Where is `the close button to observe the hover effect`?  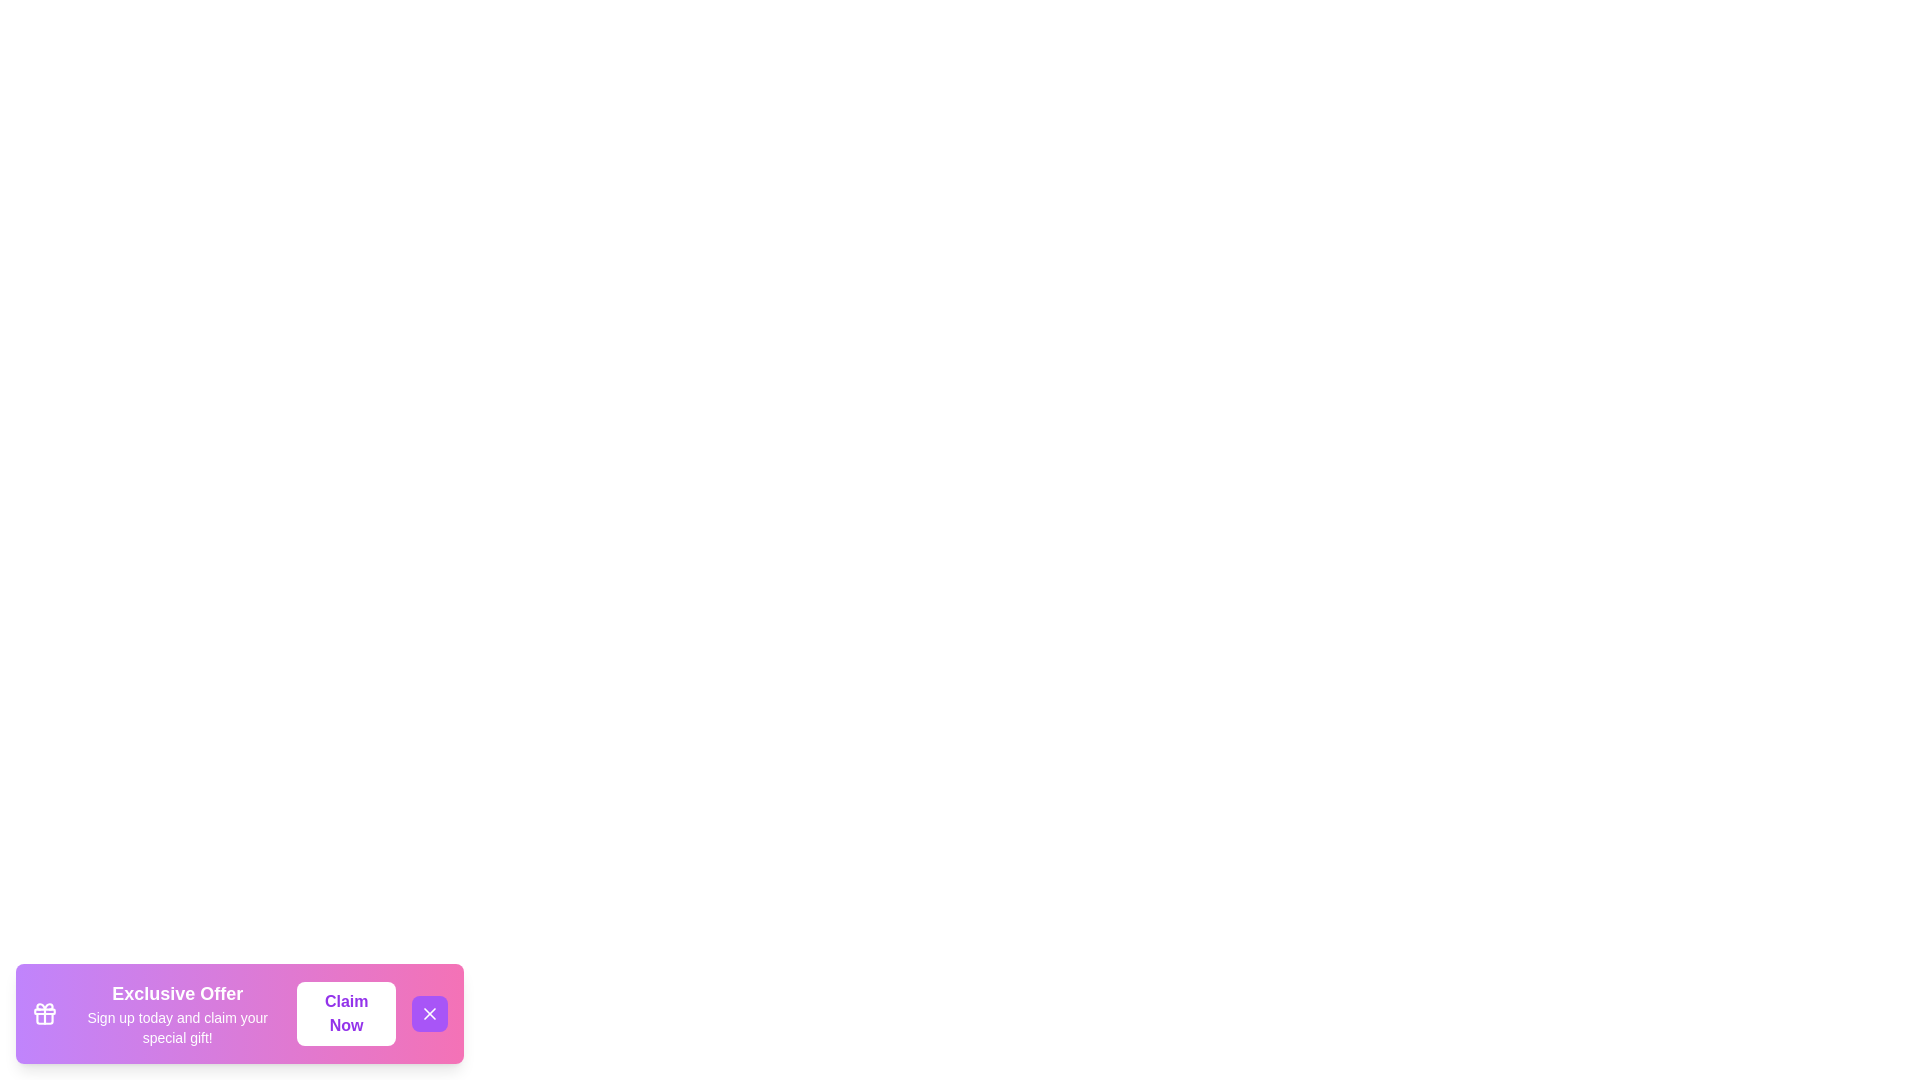 the close button to observe the hover effect is located at coordinates (428, 1014).